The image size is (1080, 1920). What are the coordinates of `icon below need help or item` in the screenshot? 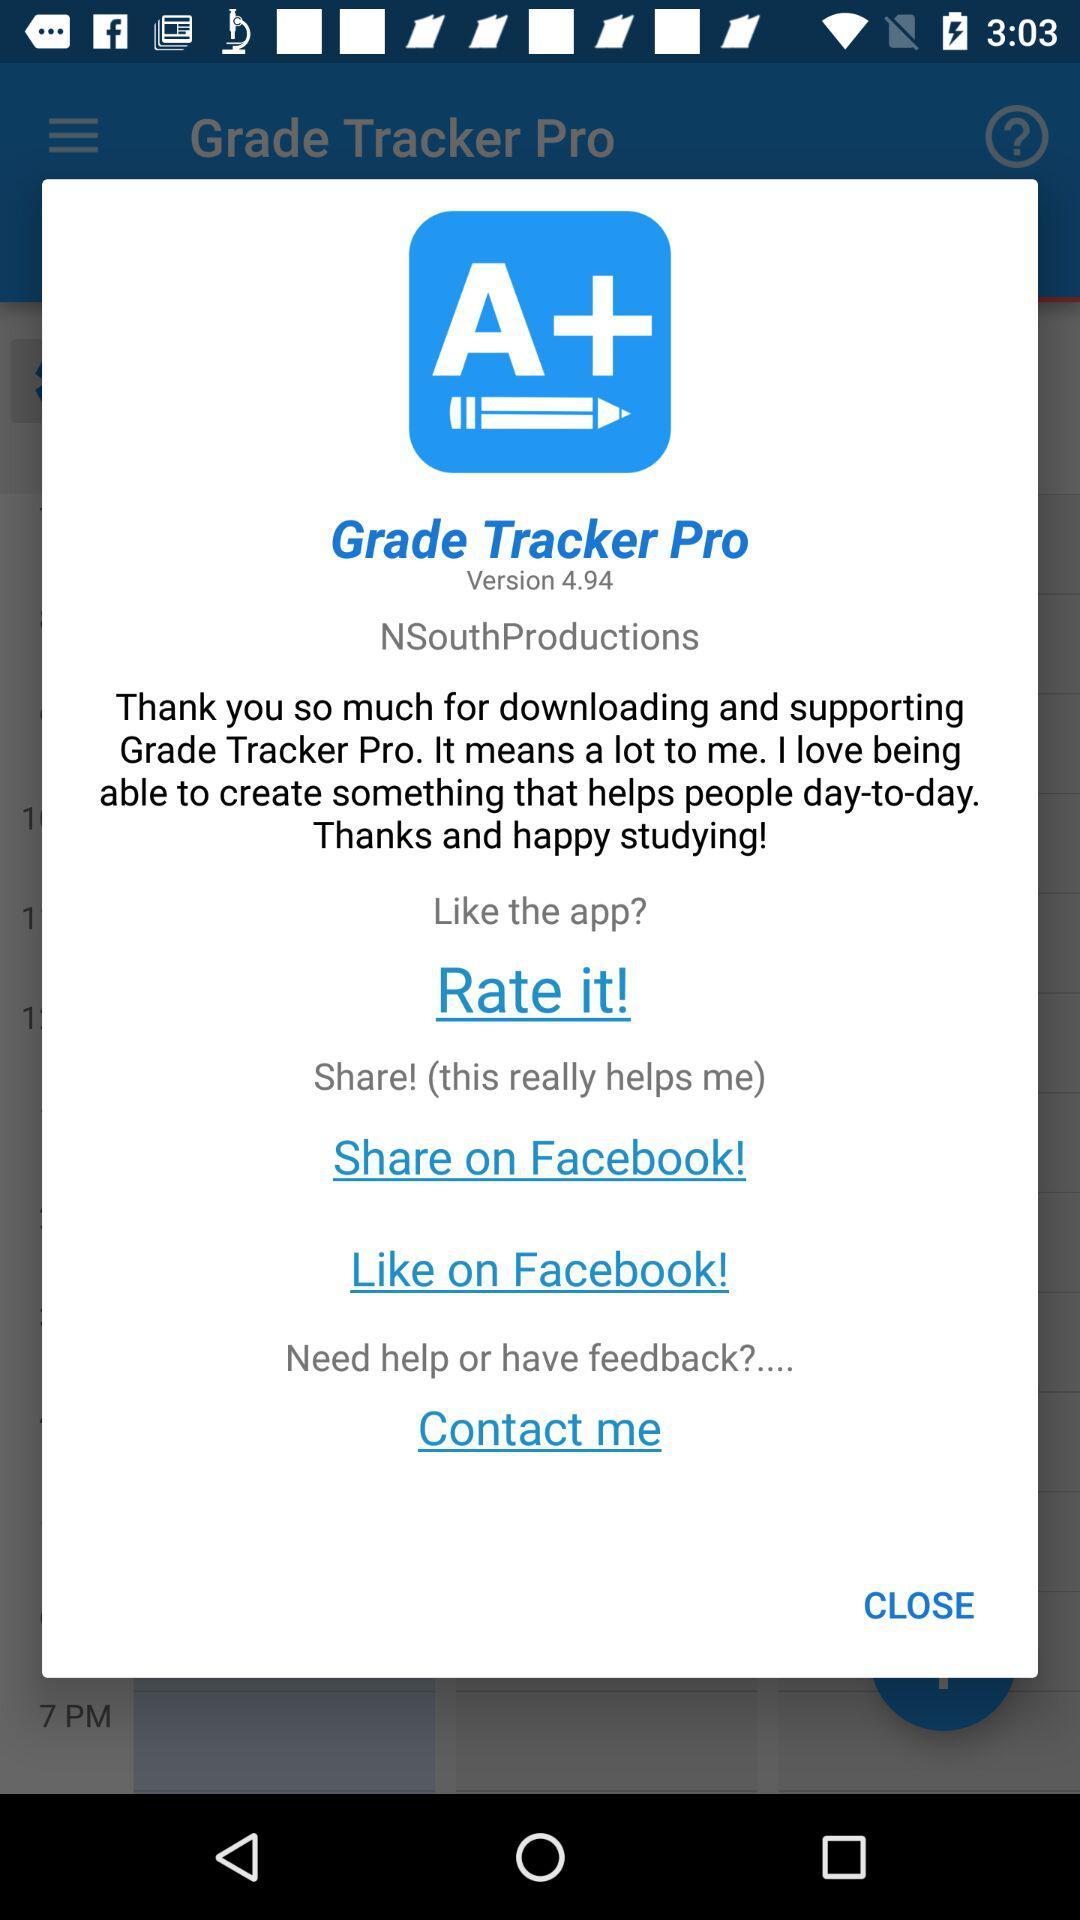 It's located at (538, 1425).